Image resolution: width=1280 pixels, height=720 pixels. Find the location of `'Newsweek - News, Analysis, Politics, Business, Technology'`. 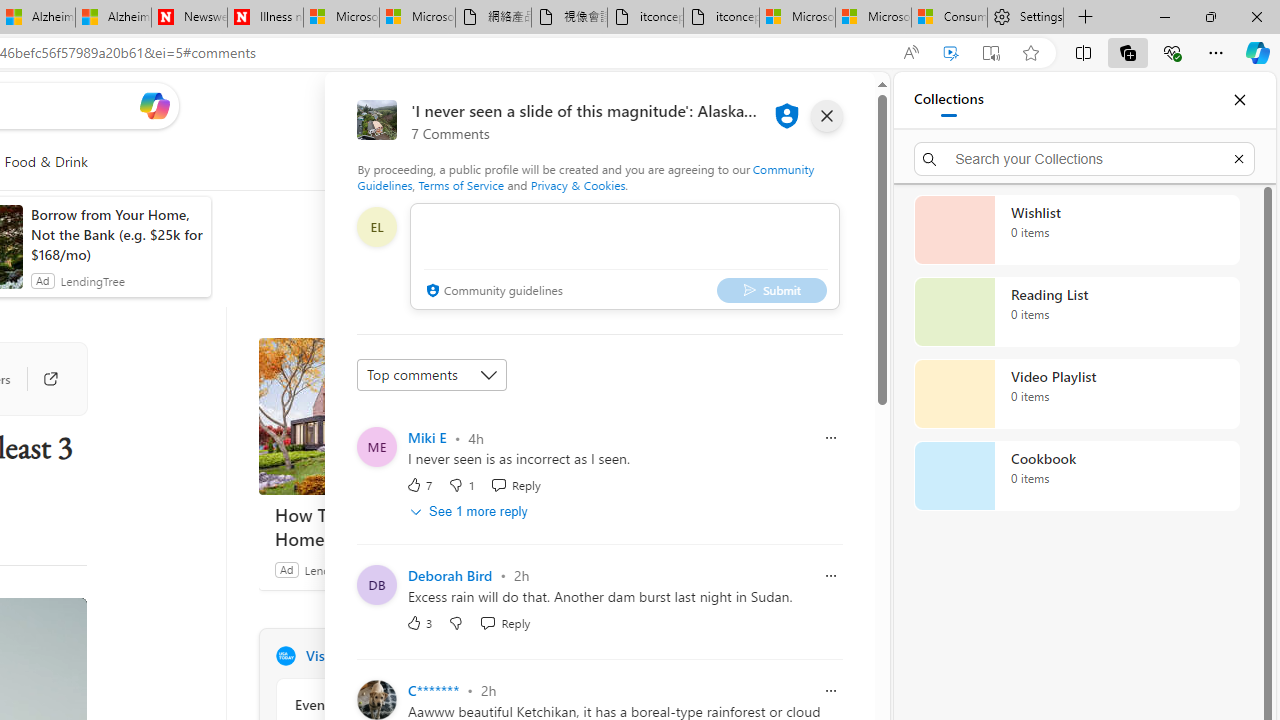

'Newsweek - News, Analysis, Politics, Business, Technology' is located at coordinates (189, 17).